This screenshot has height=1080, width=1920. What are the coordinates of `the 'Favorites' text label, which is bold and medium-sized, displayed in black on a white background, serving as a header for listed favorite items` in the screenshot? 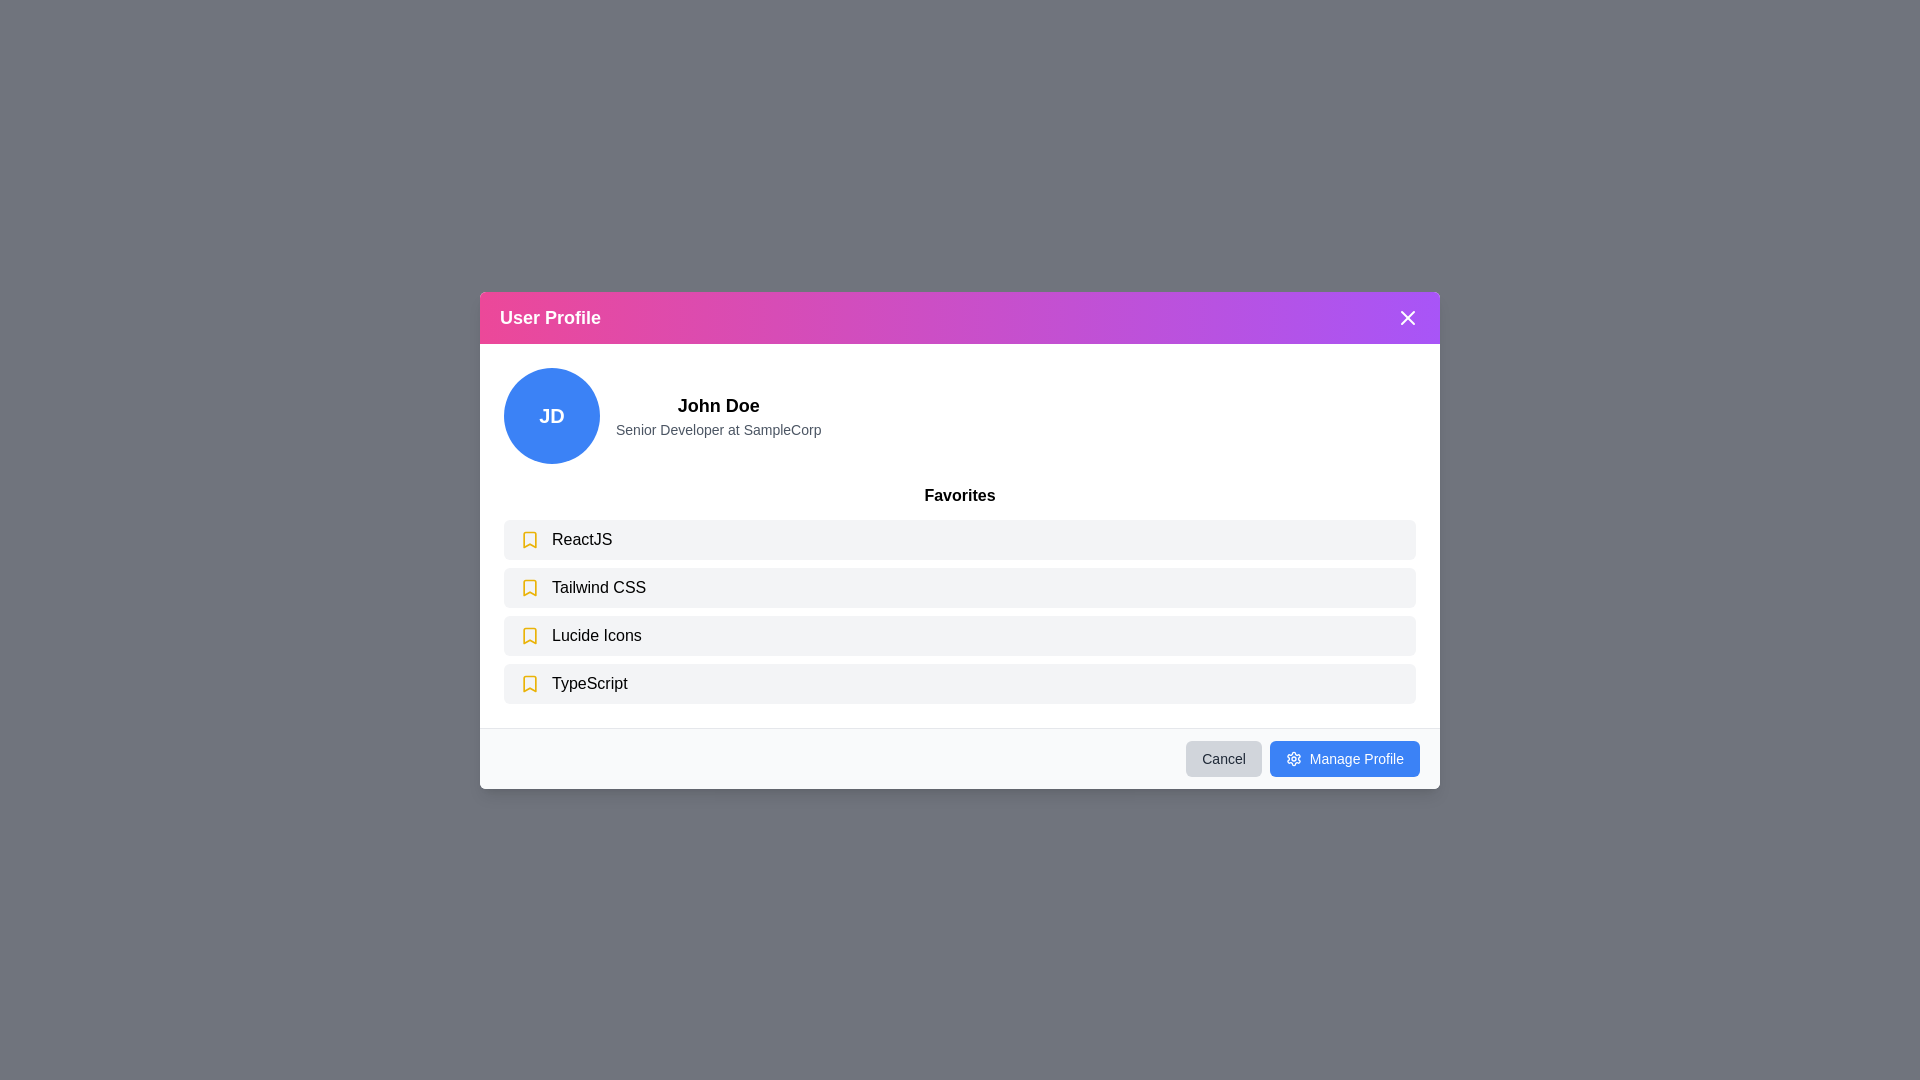 It's located at (960, 494).